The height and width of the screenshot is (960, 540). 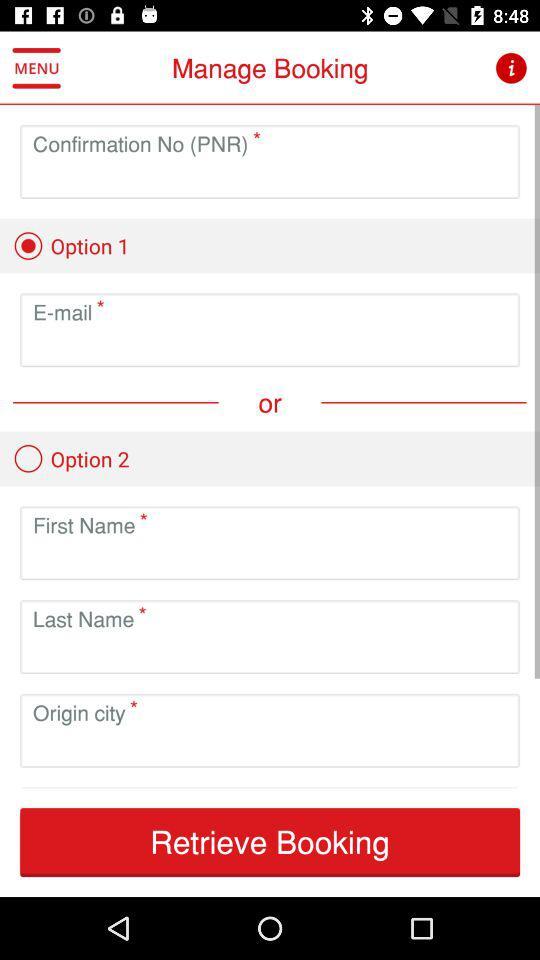 I want to click on the  above the text  origin city, so click(x=131, y=704).